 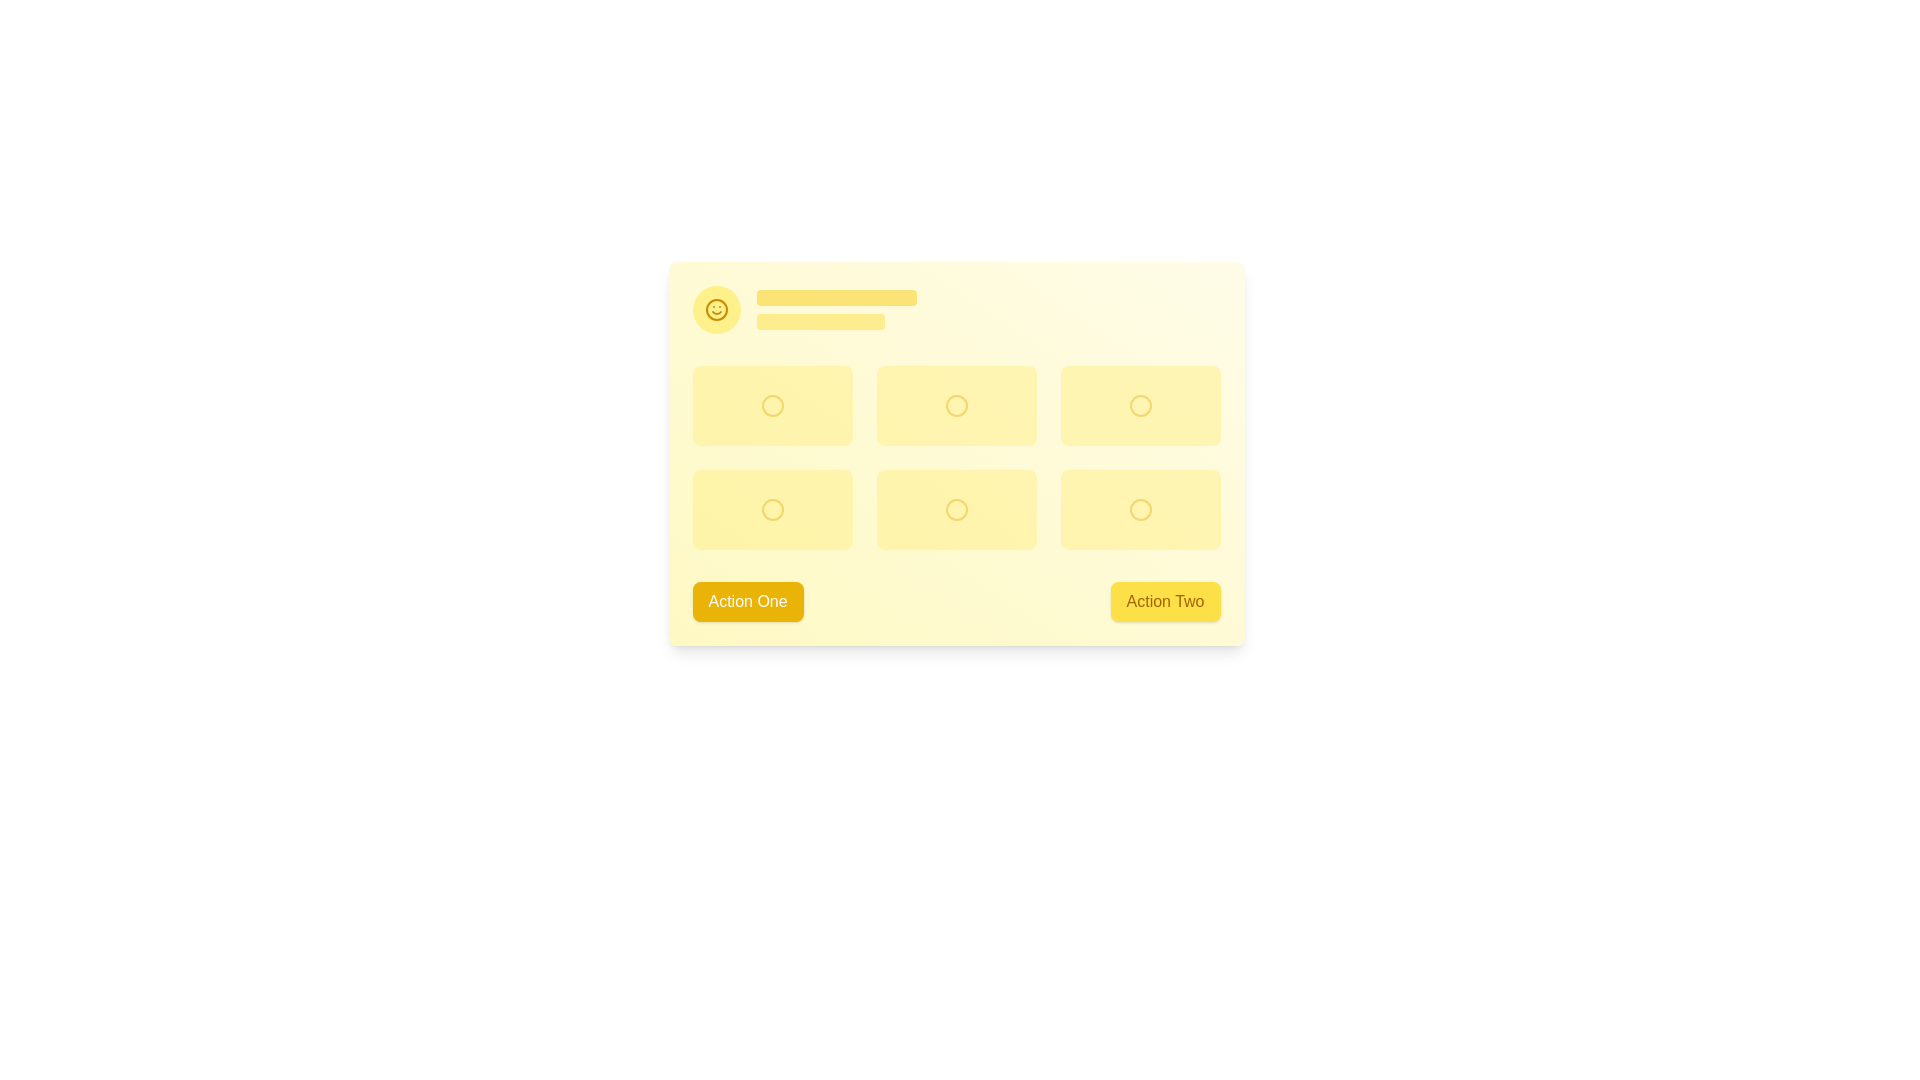 What do you see at coordinates (1140, 508) in the screenshot?
I see `the circular SVG graphic with a hollow center, styled with yellow color, located in the bottom-right corner of the interactive grid layout` at bounding box center [1140, 508].